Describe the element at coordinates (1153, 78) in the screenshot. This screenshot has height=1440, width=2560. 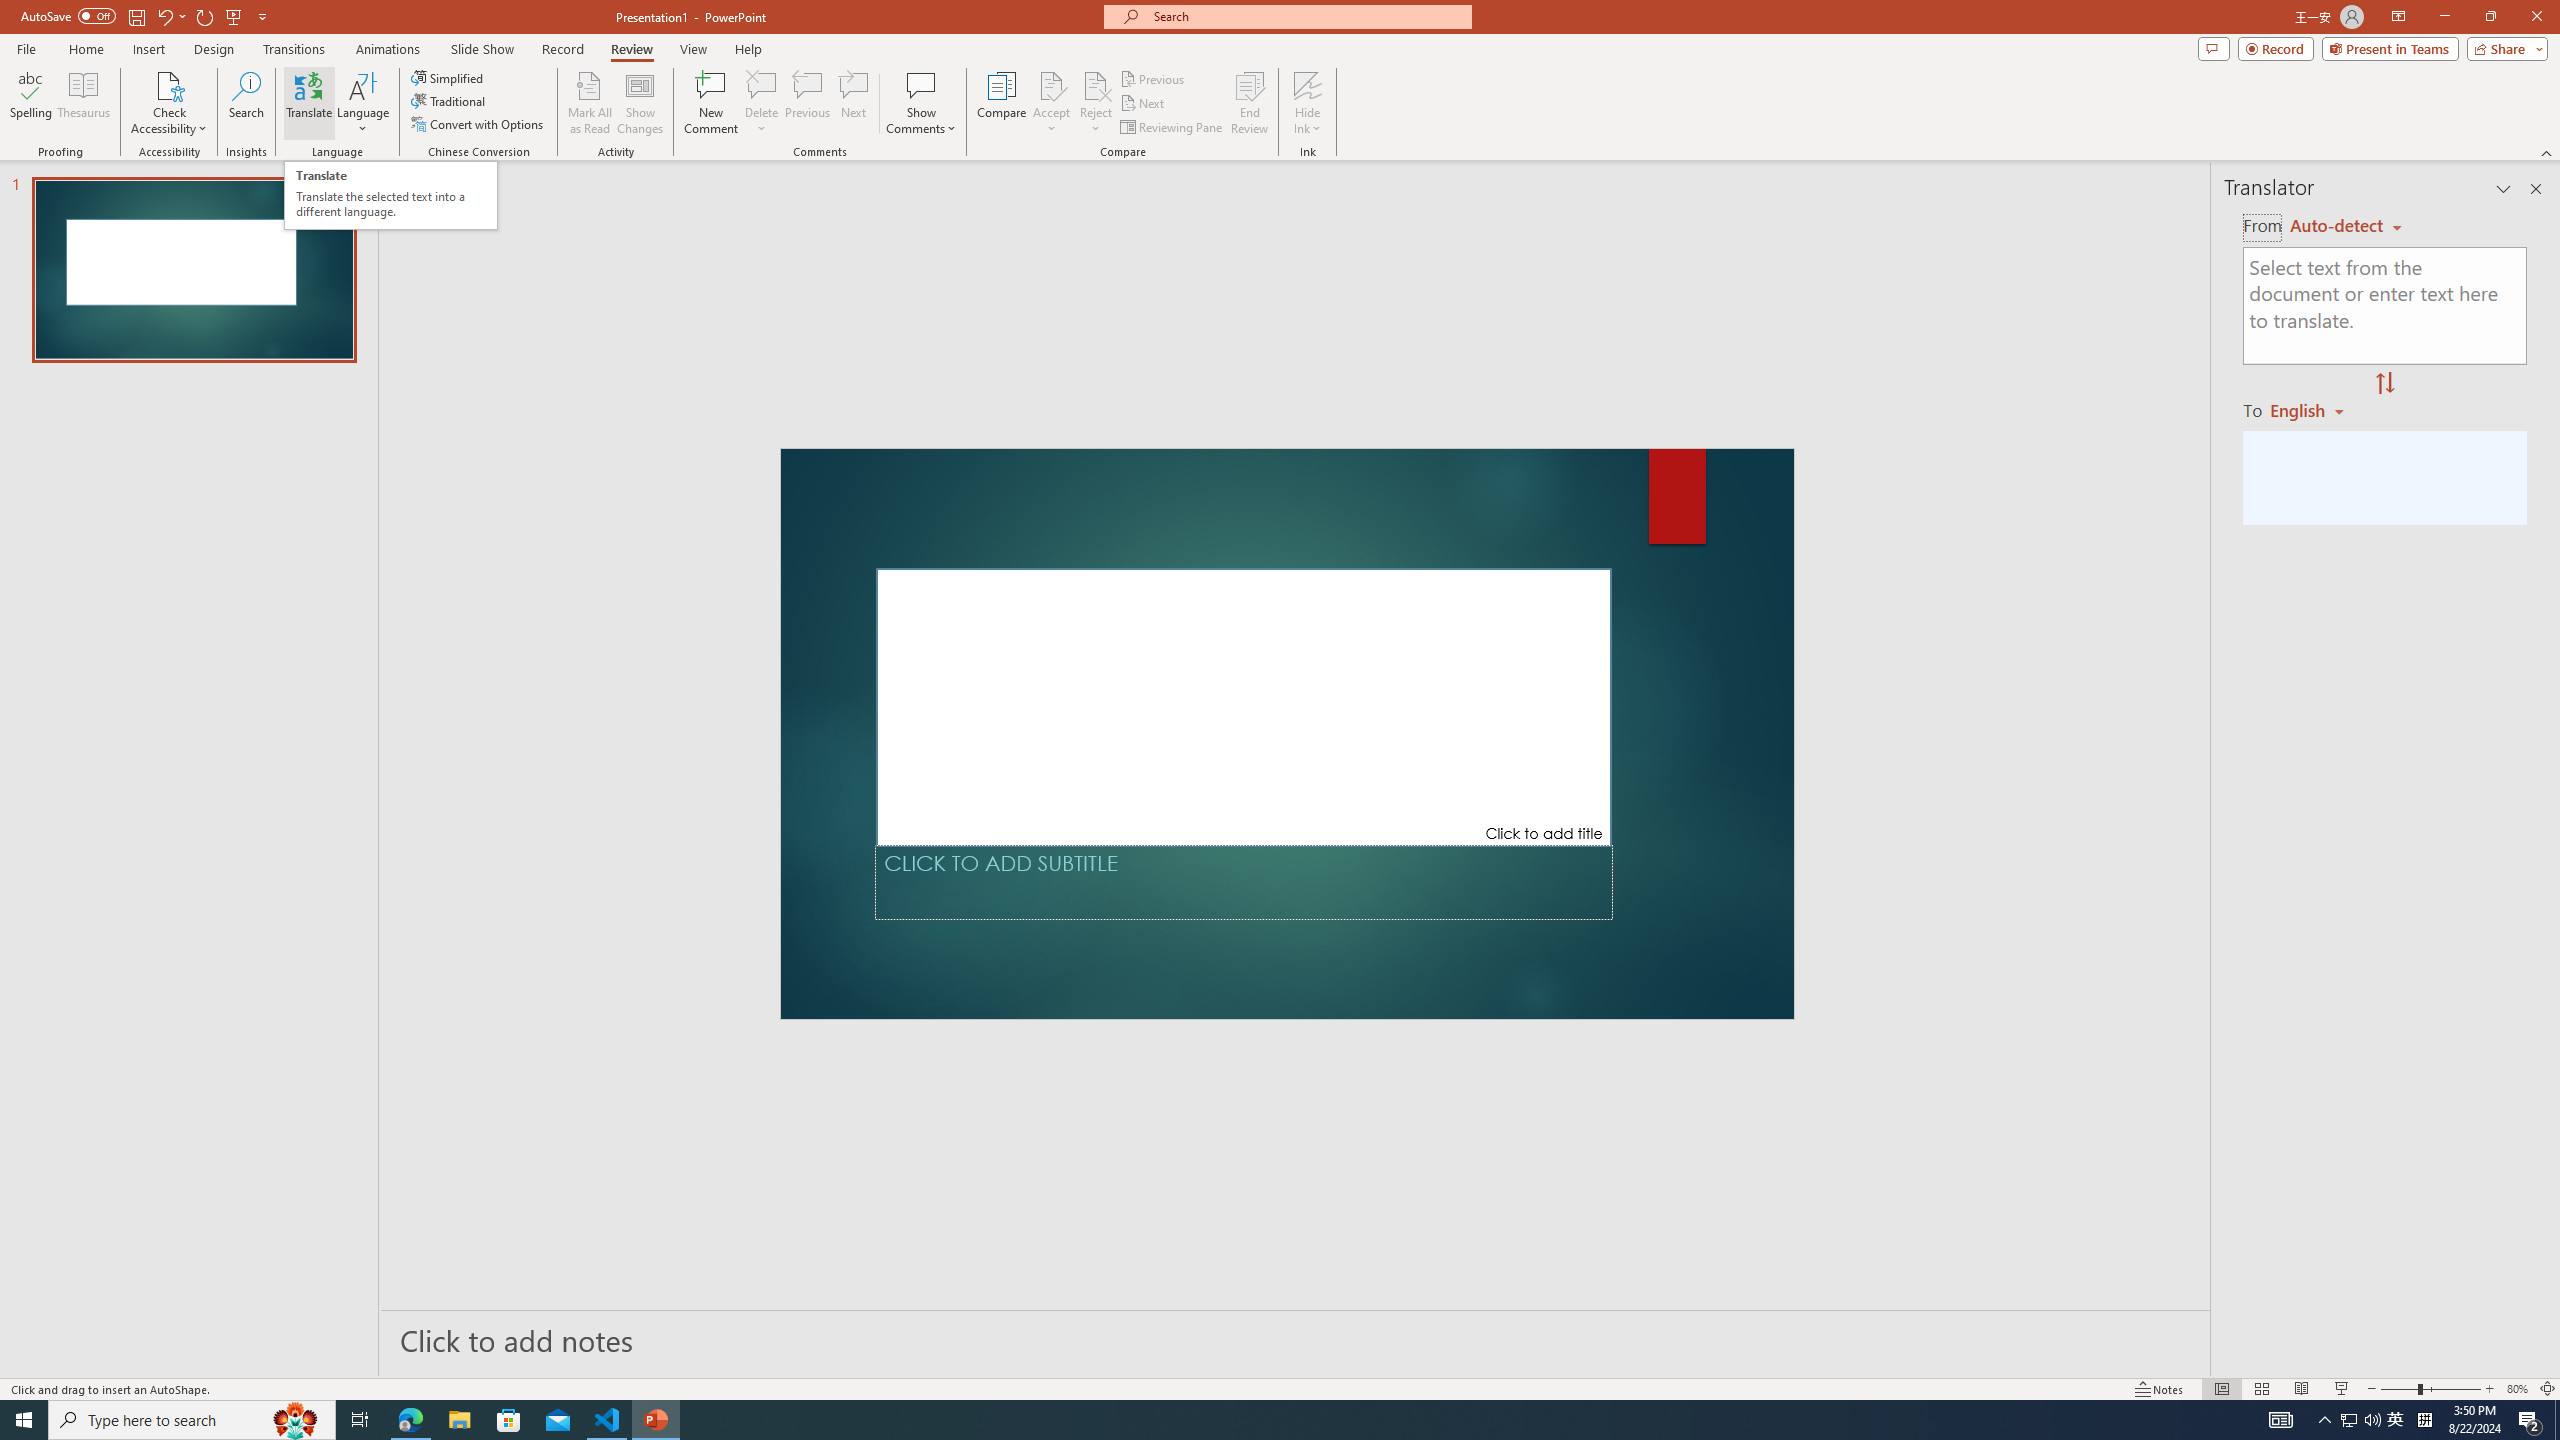
I see `'Previous'` at that location.